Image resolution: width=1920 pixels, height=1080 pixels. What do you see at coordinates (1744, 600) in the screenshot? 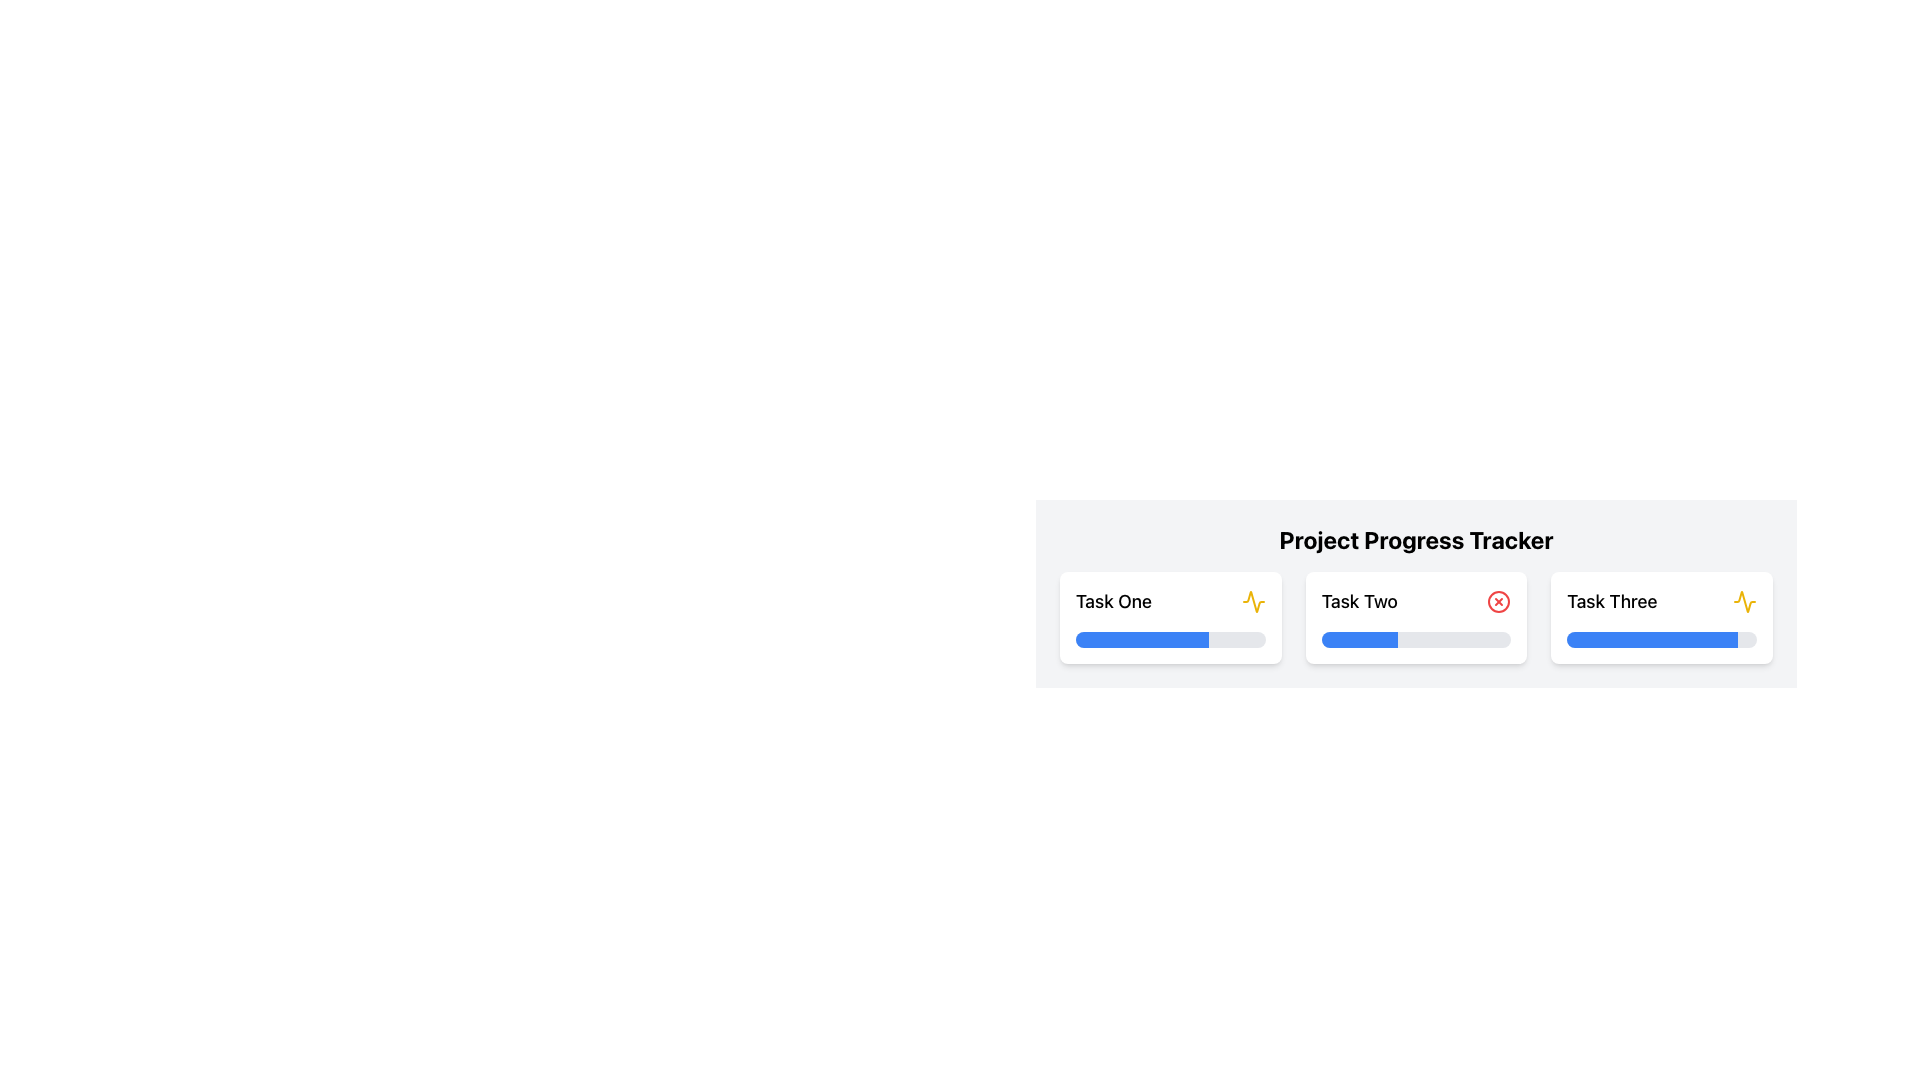
I see `the icon graphic located to the right of the text 'Task Three' which serves as a visual indicator for progress or status` at bounding box center [1744, 600].